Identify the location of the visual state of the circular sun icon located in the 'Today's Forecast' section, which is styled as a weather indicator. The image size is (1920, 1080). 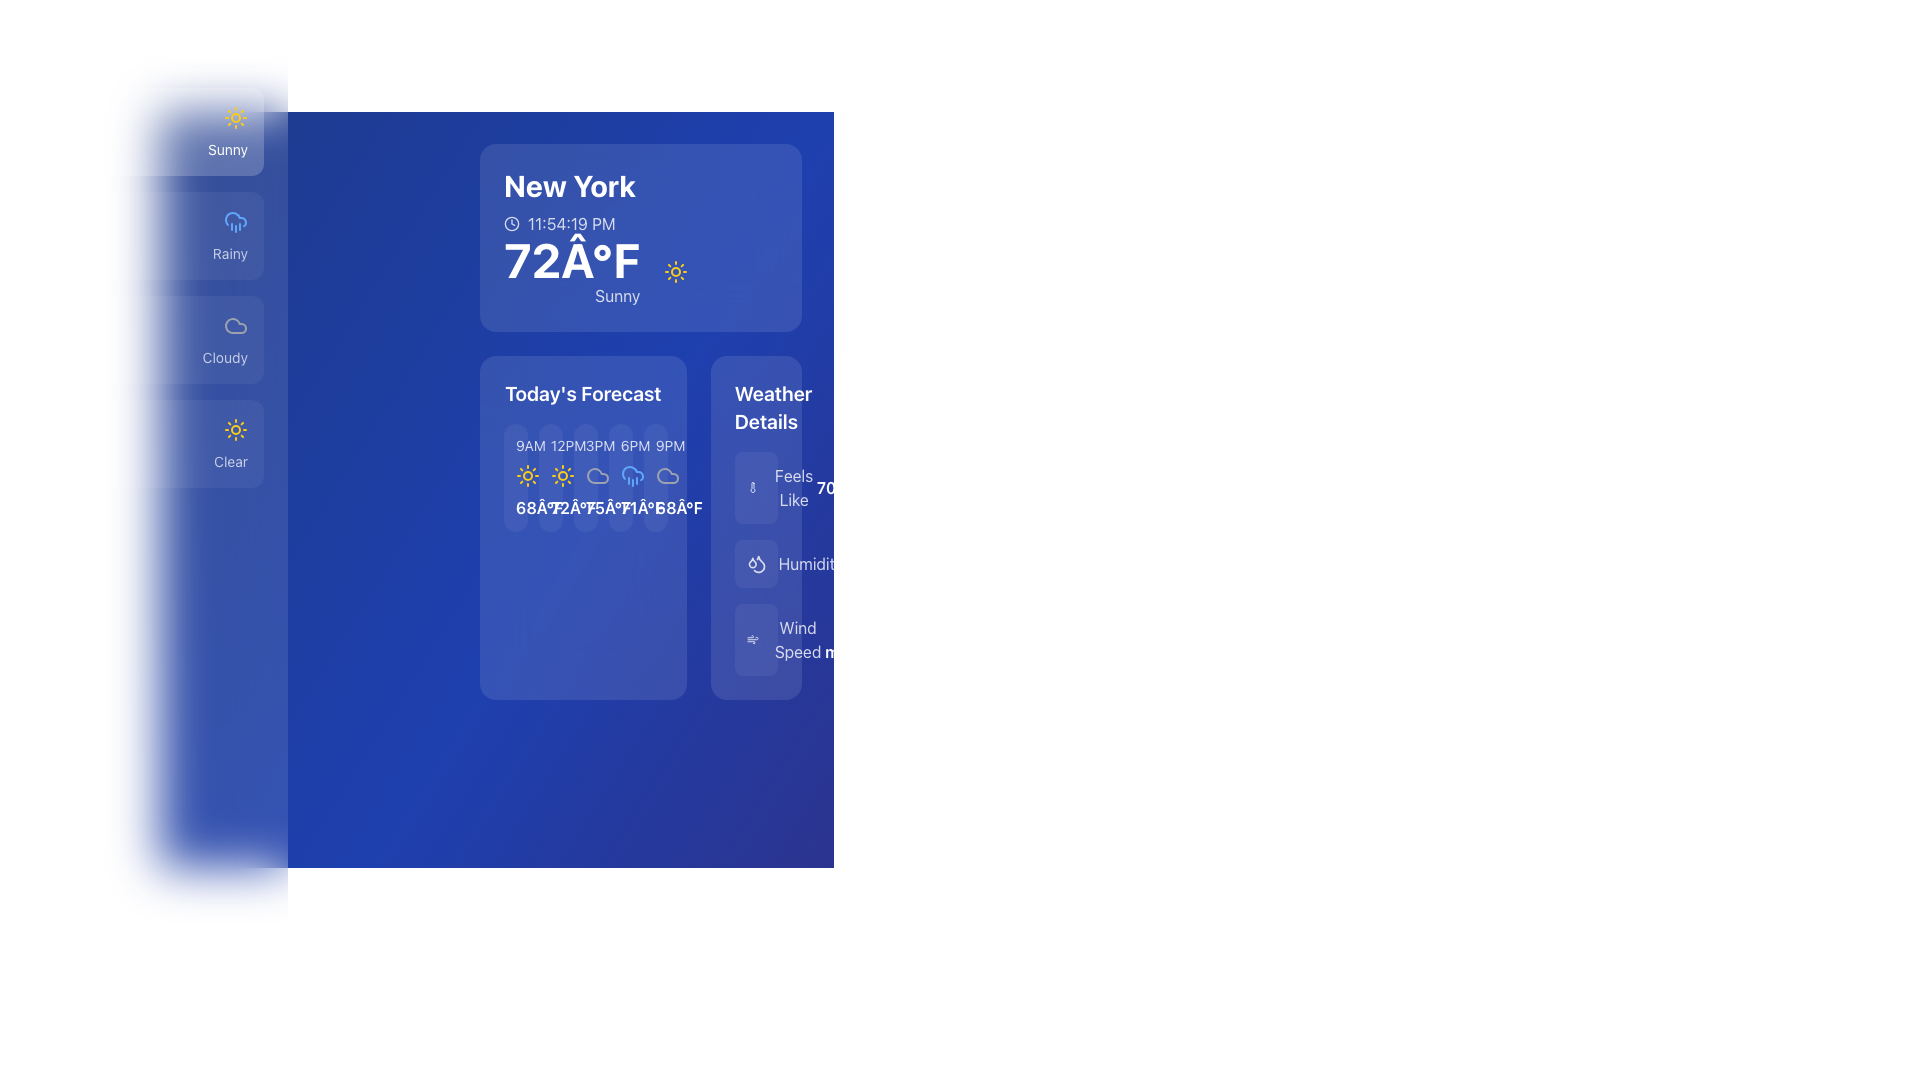
(561, 475).